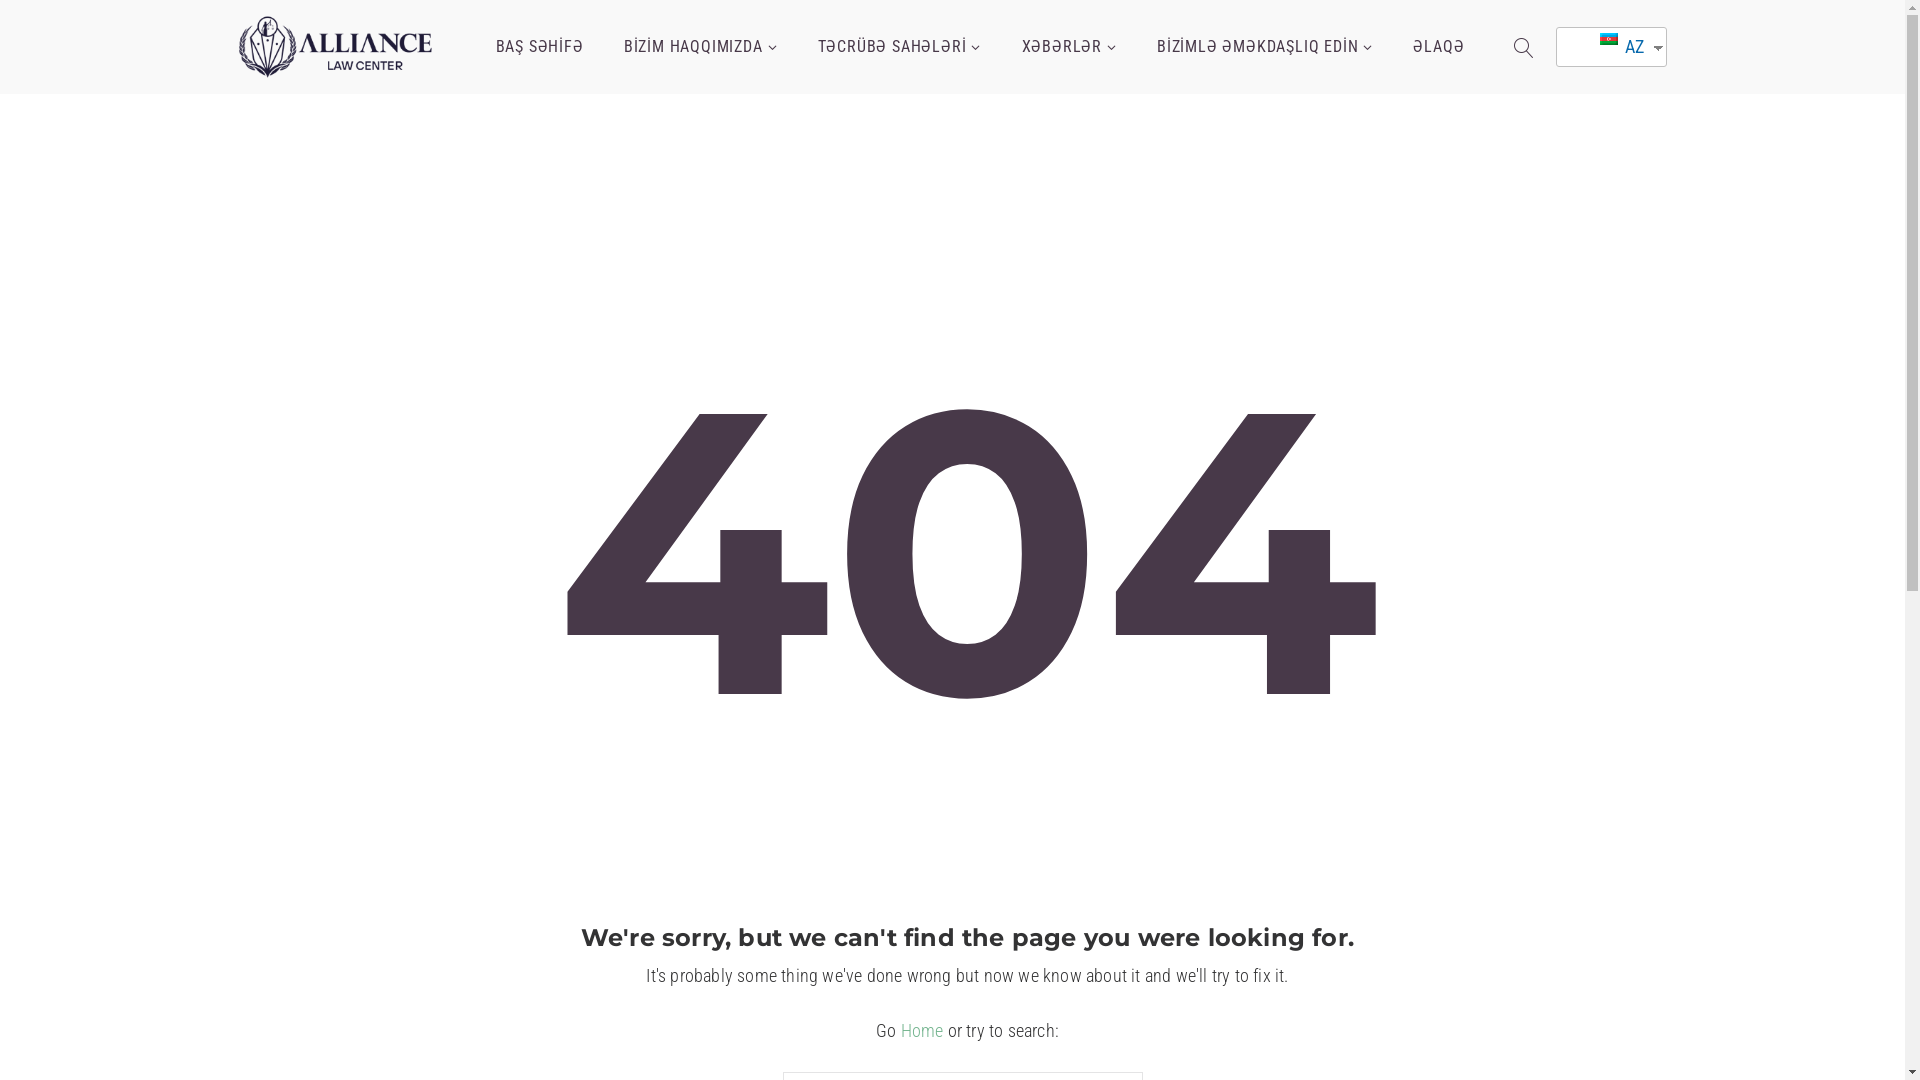 The image size is (1920, 1080). Describe the element at coordinates (336, 45) in the screenshot. I see `'Alliance Law Center - '` at that location.